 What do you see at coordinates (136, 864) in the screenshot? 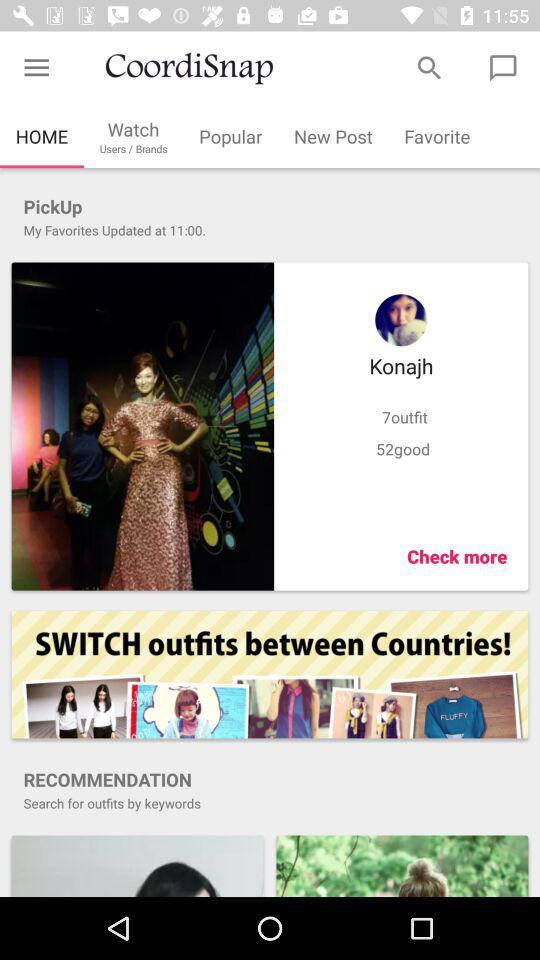
I see `image open option` at bounding box center [136, 864].